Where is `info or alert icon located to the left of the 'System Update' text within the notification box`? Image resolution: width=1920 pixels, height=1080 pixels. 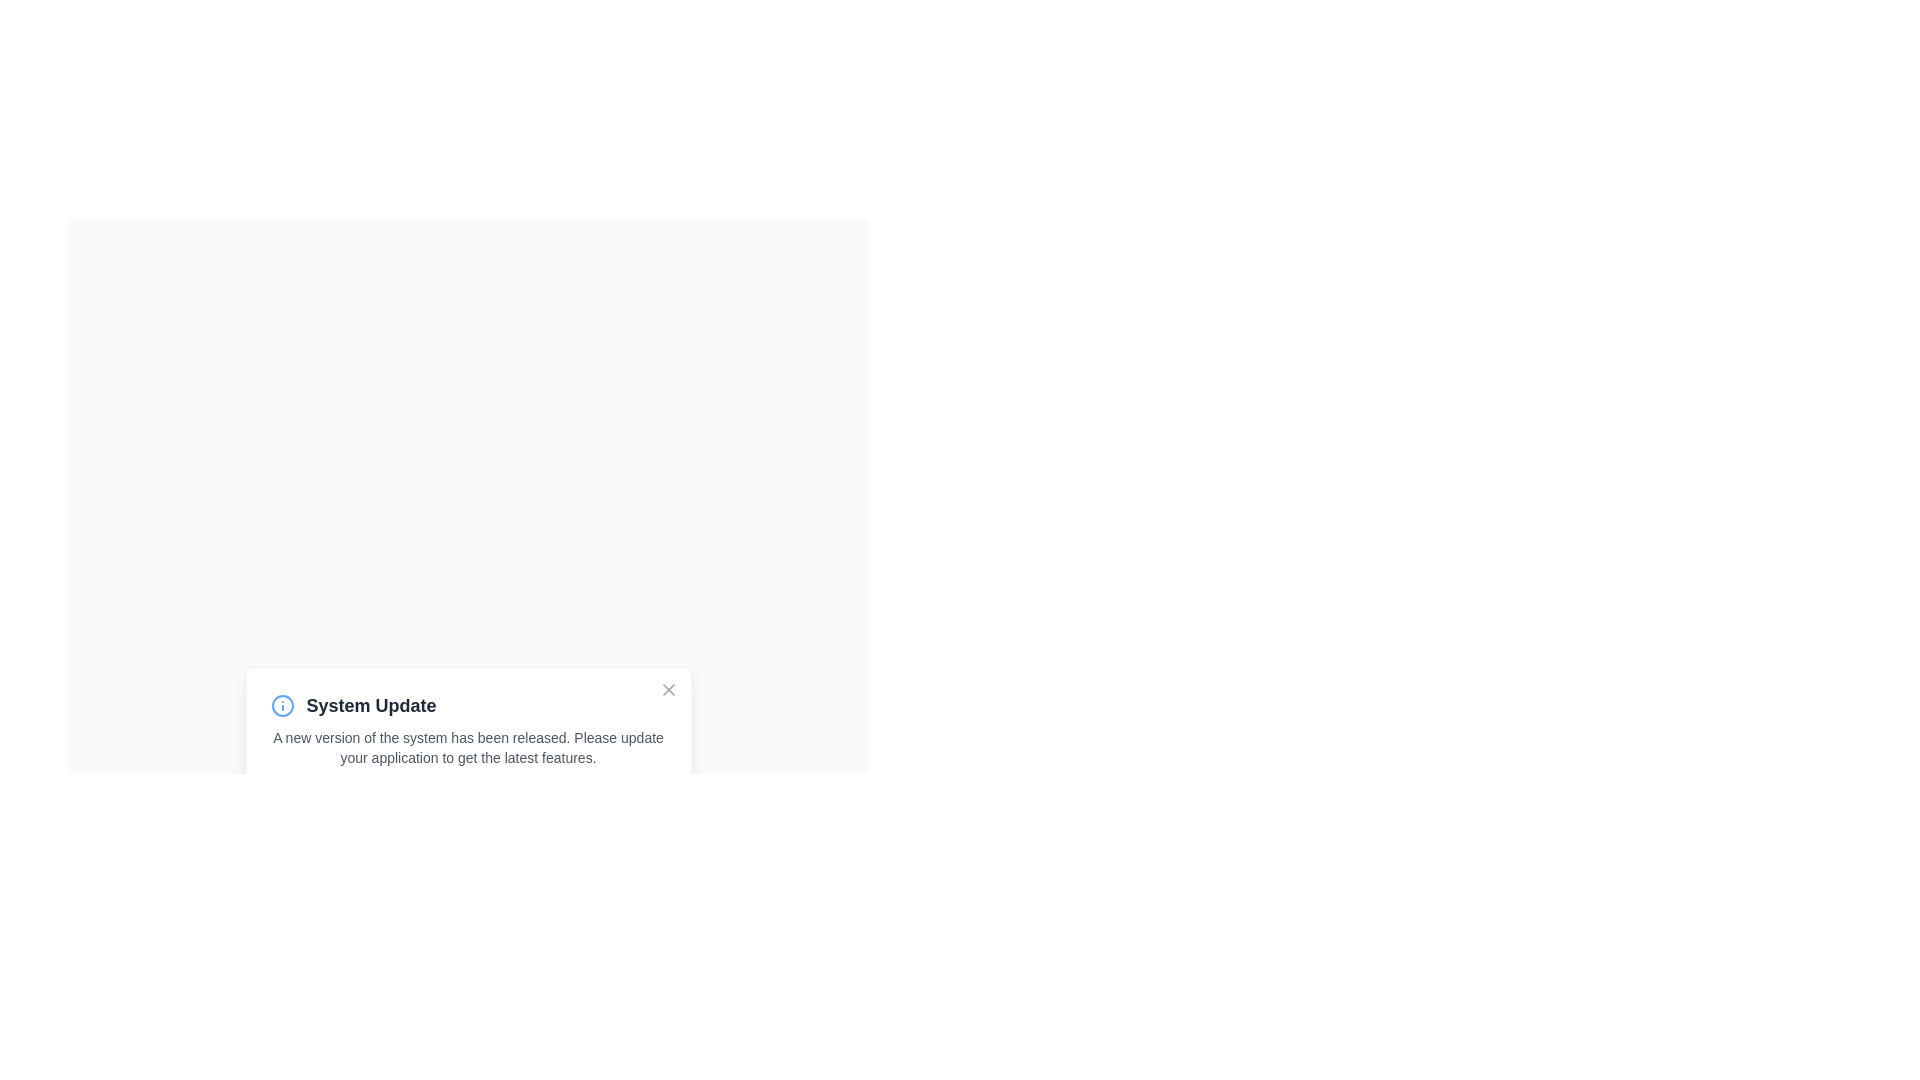
info or alert icon located to the left of the 'System Update' text within the notification box is located at coordinates (281, 704).